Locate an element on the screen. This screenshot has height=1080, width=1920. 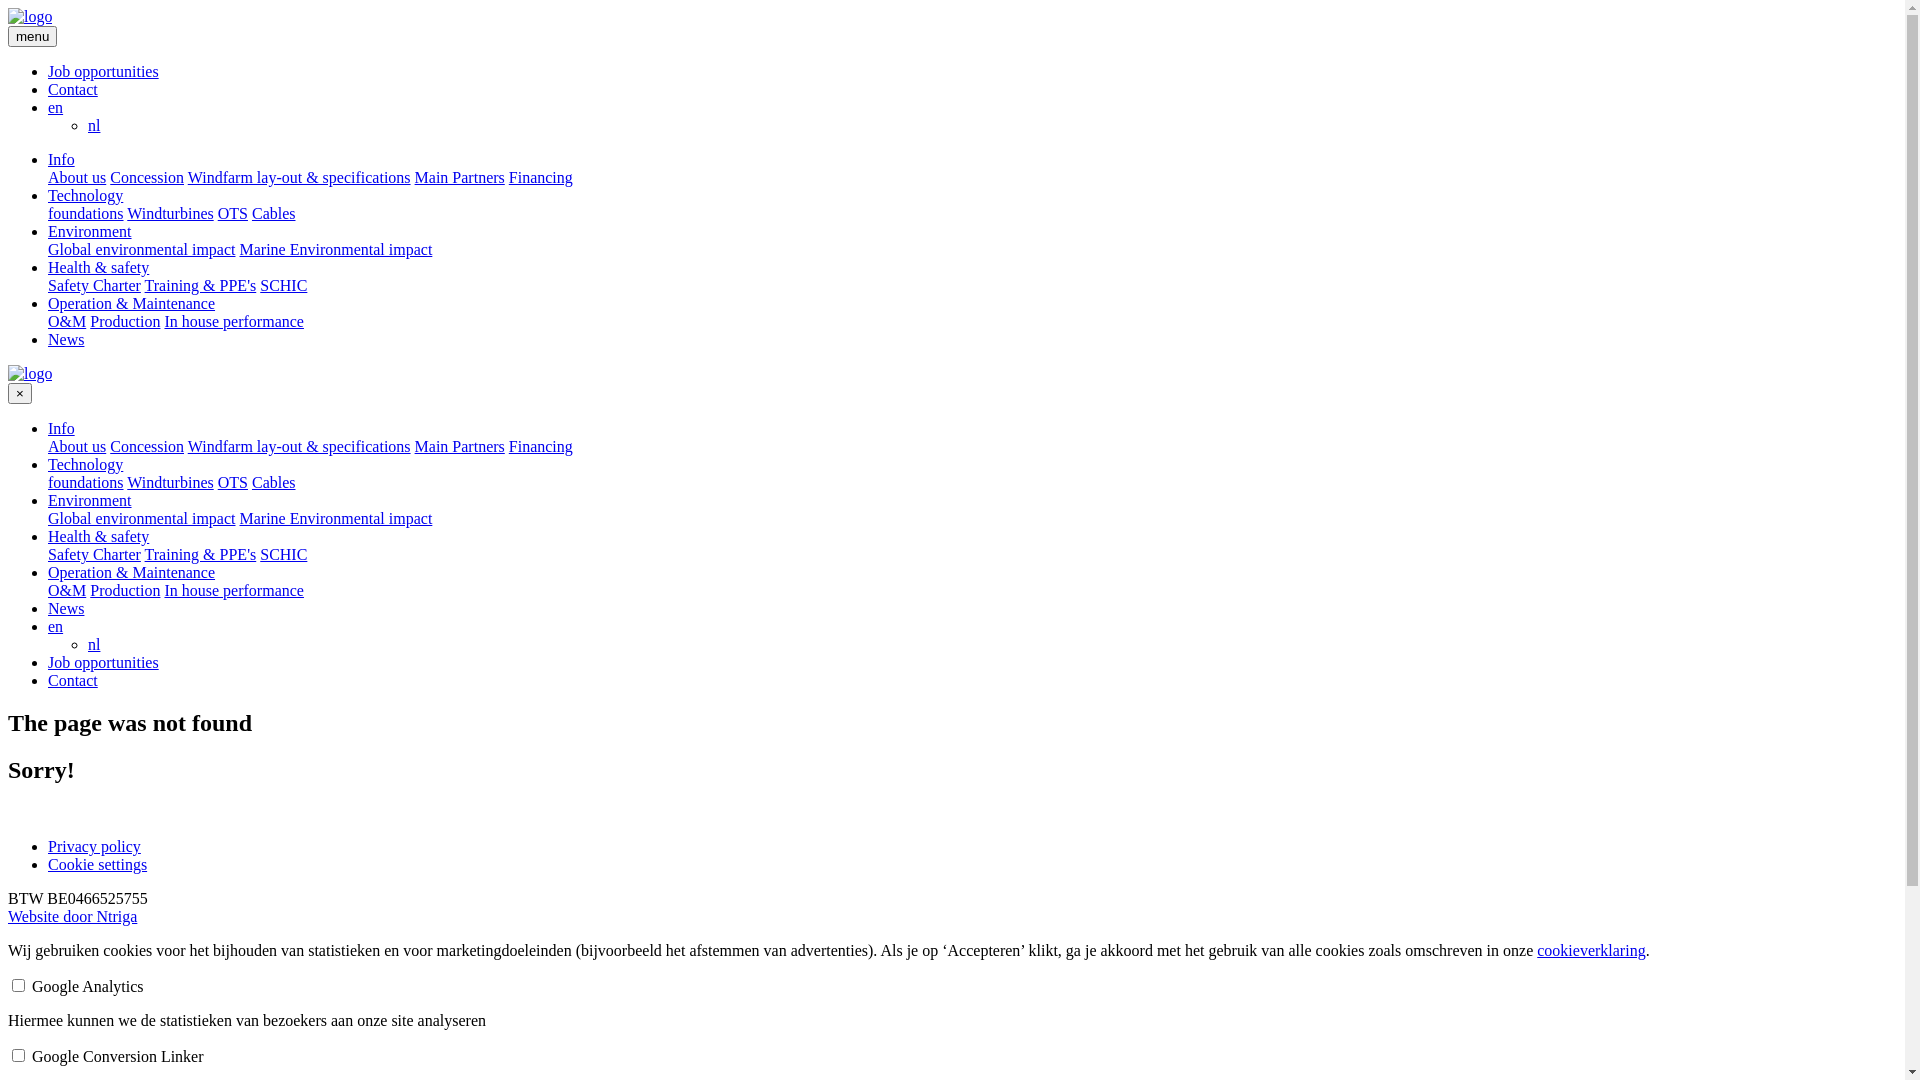
'Health & safety' is located at coordinates (97, 535).